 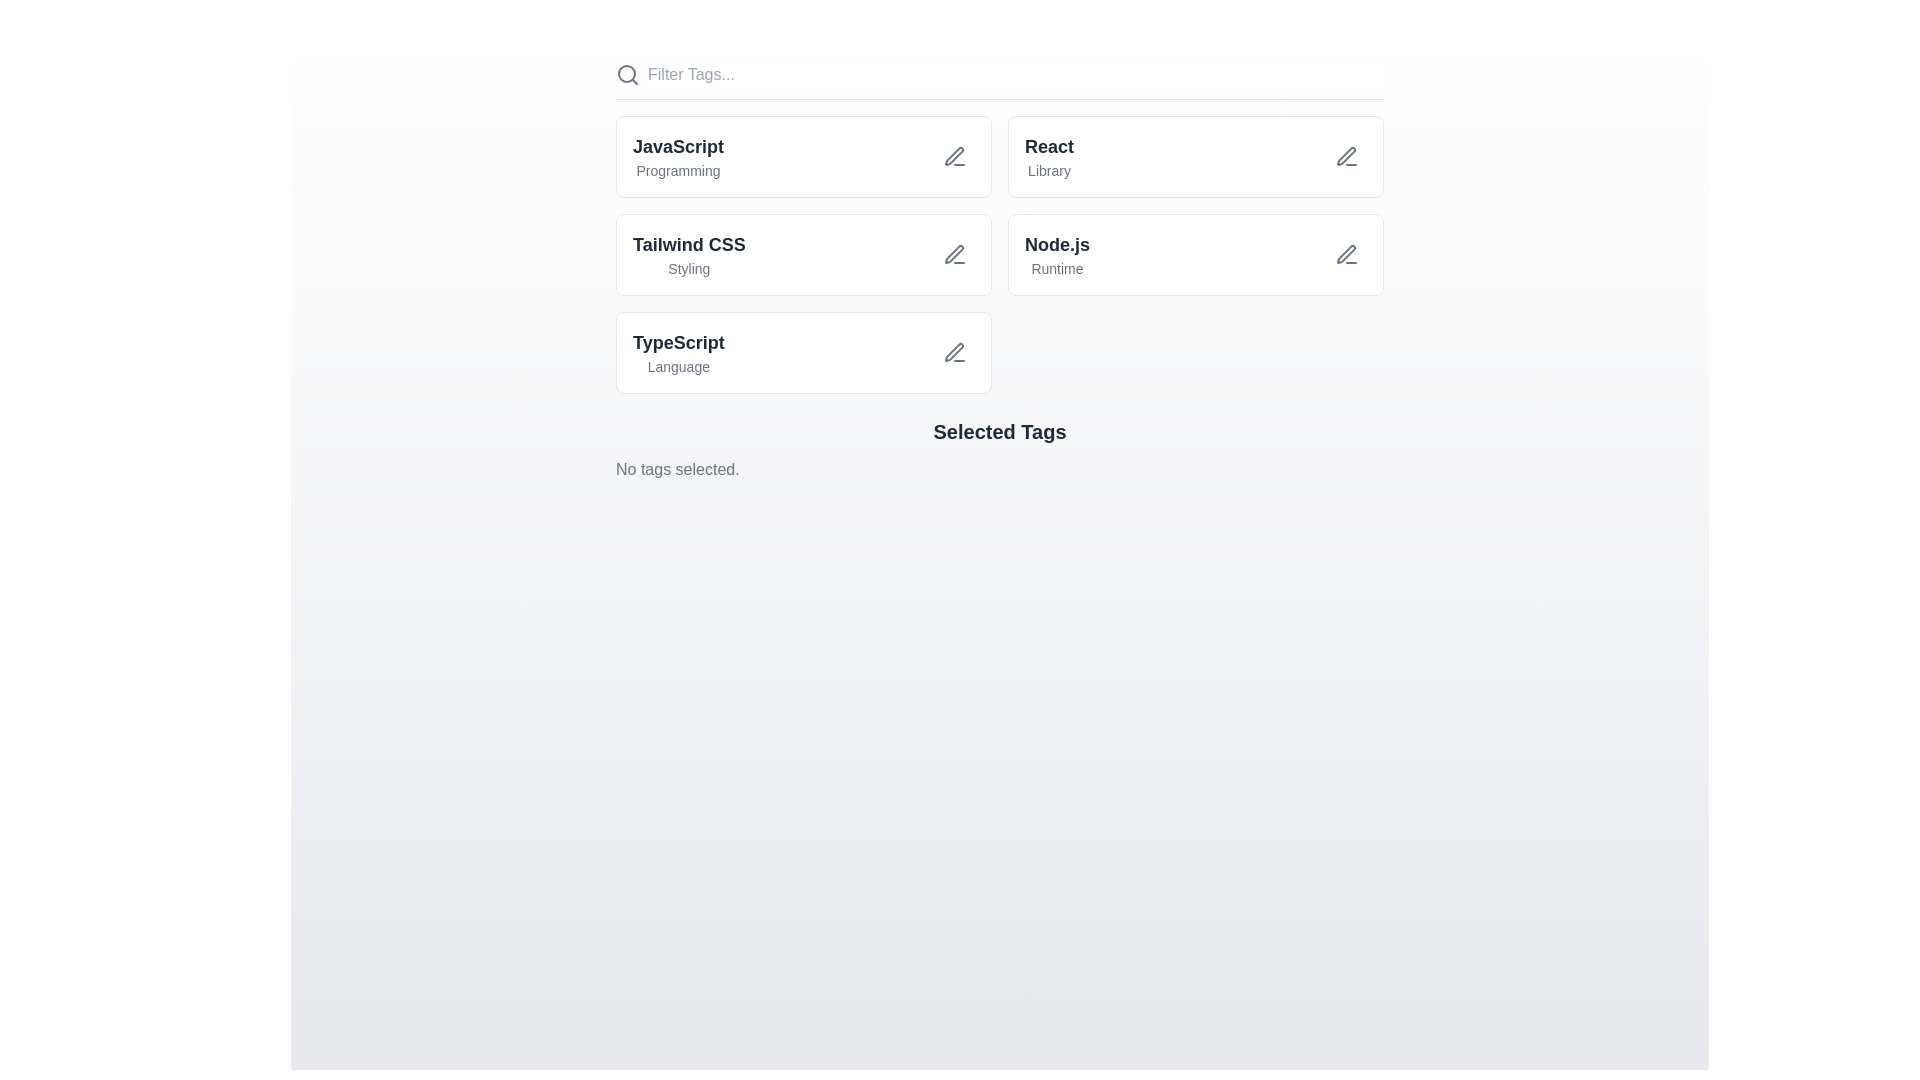 I want to click on the small circular button with a gray border and a pencil icon, so click(x=1347, y=253).